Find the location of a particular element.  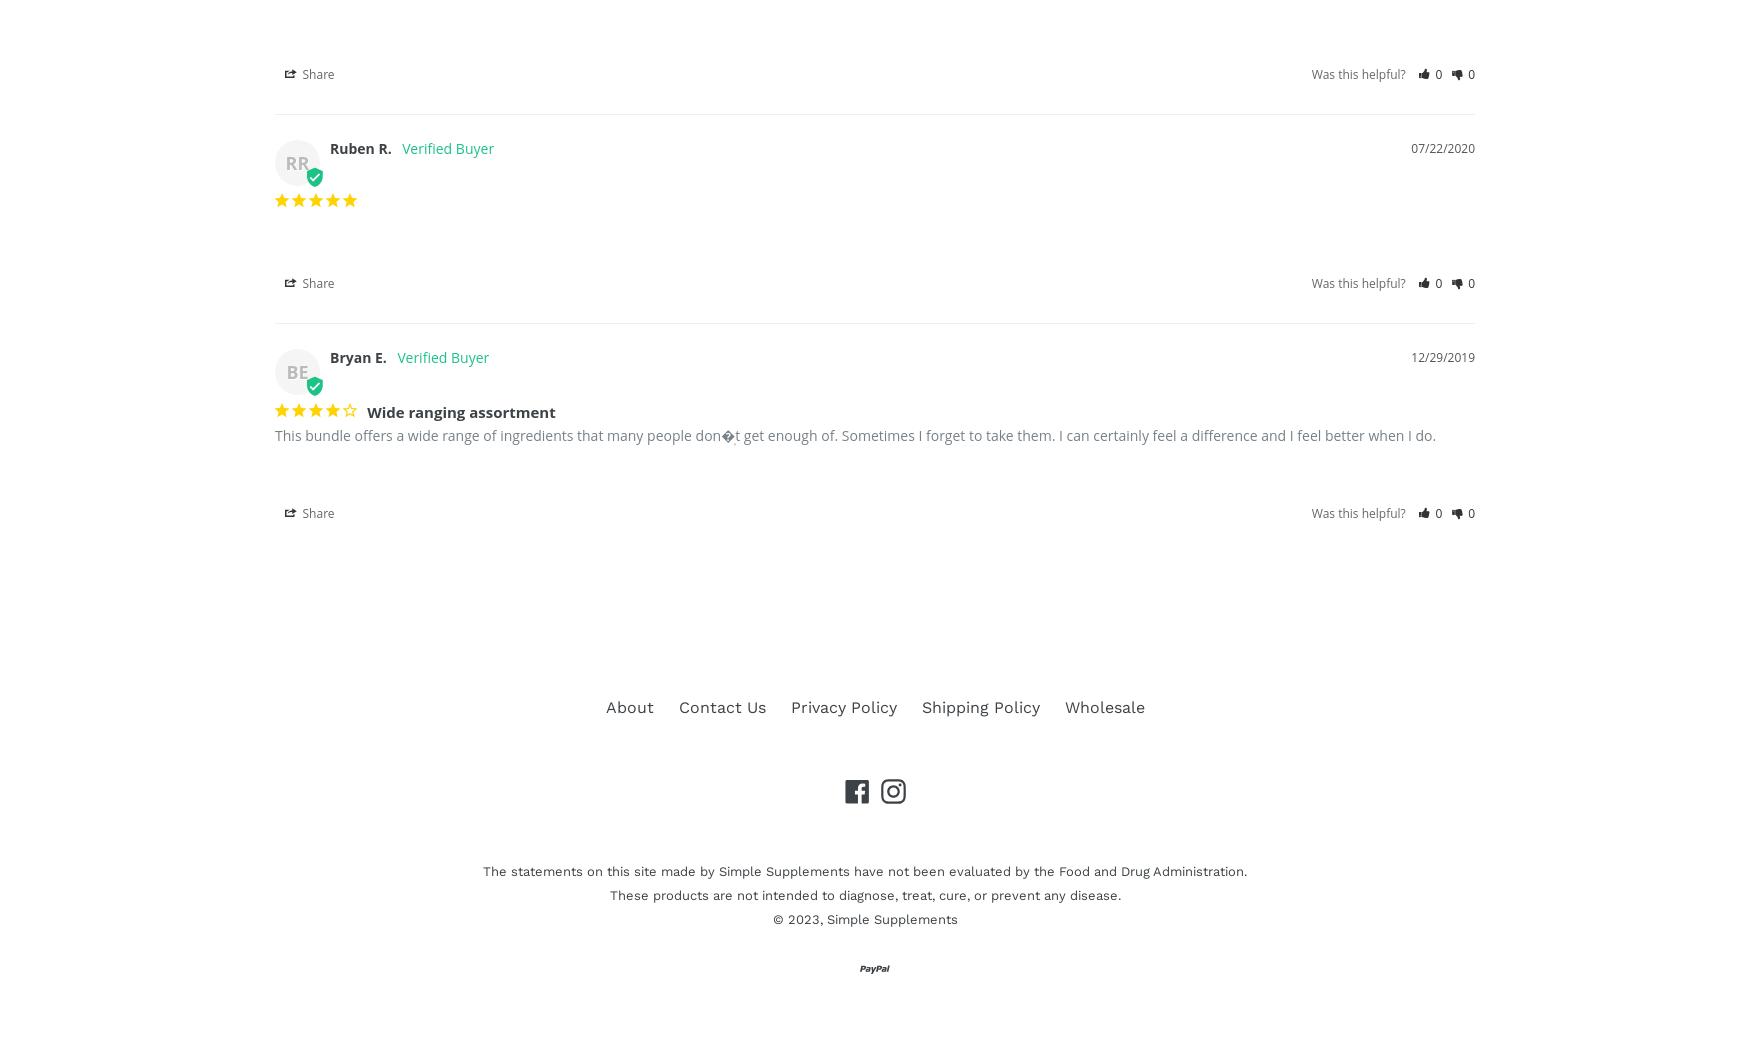

'Privacy Policy' is located at coordinates (842, 705).